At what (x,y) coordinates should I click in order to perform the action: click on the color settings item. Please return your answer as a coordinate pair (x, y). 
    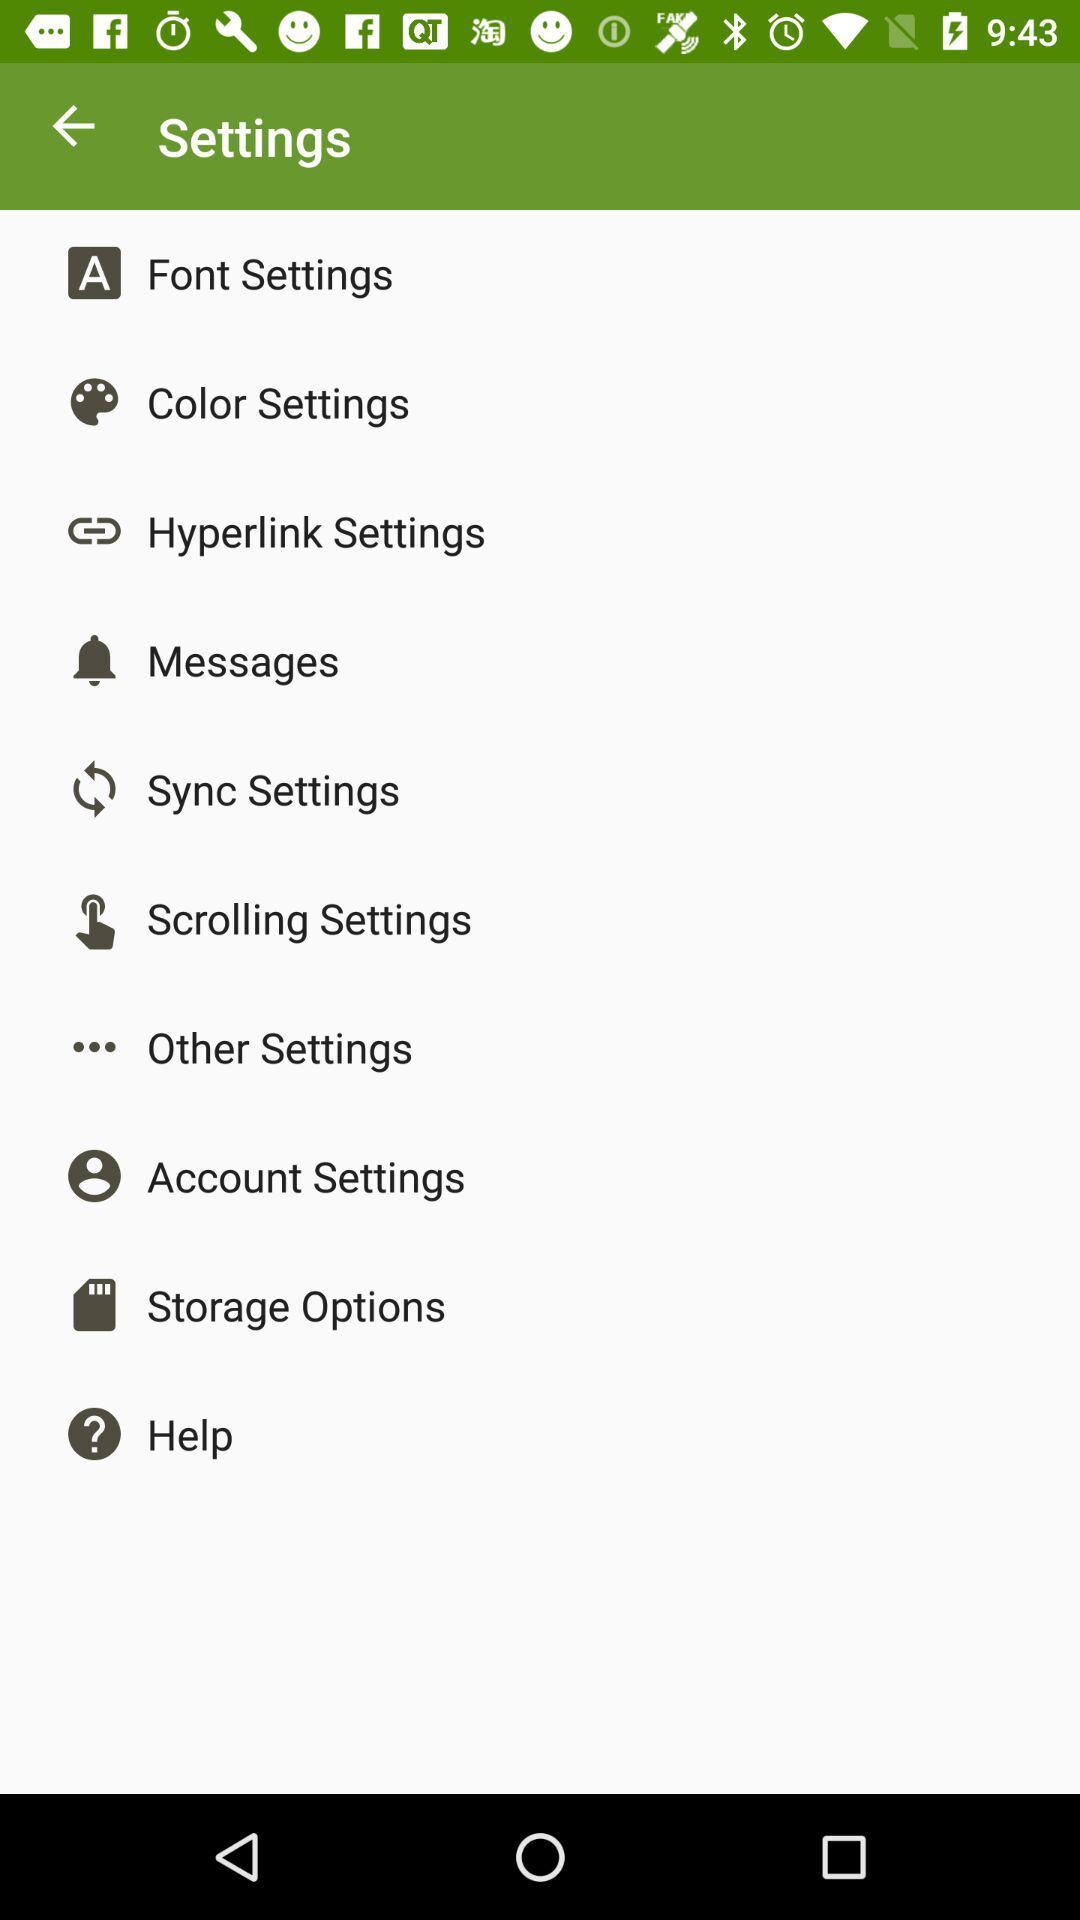
    Looking at the image, I should click on (278, 401).